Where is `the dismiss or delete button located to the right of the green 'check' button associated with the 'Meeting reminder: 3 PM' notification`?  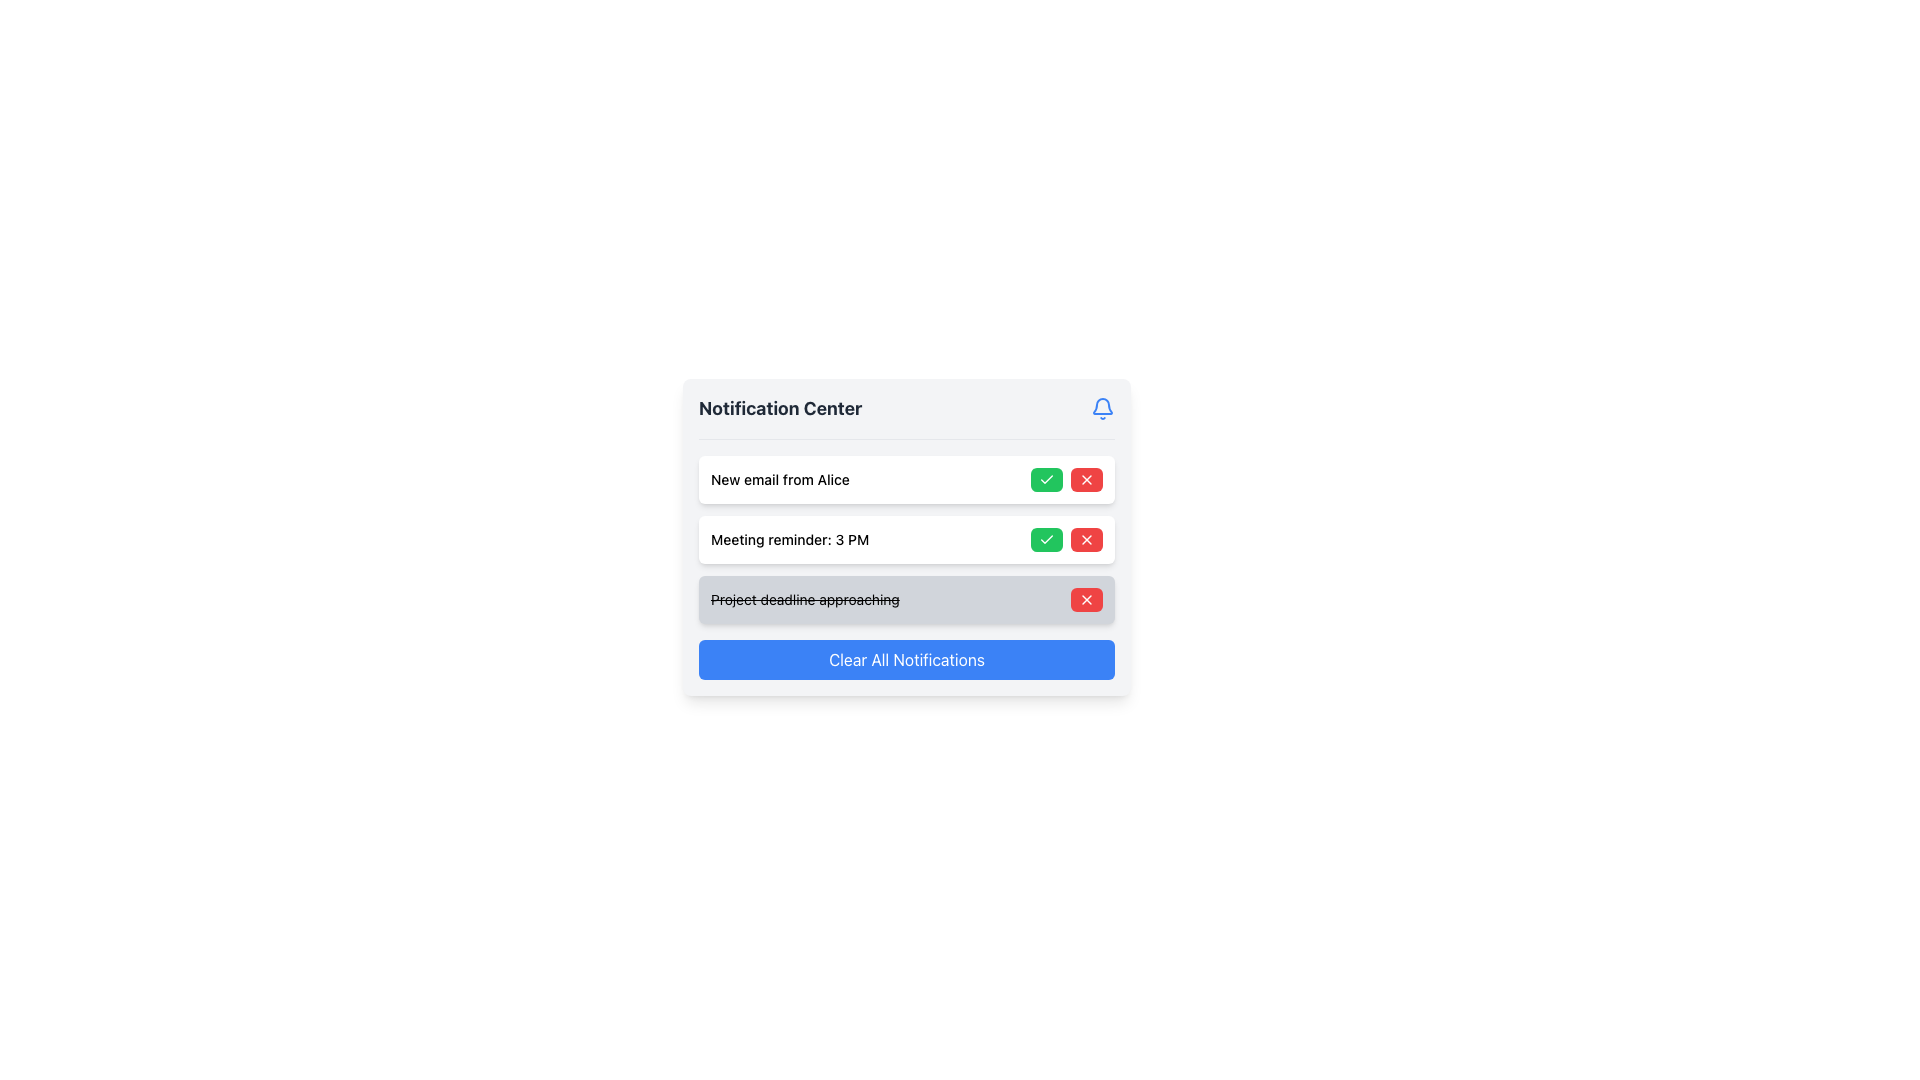 the dismiss or delete button located to the right of the green 'check' button associated with the 'Meeting reminder: 3 PM' notification is located at coordinates (1085, 540).